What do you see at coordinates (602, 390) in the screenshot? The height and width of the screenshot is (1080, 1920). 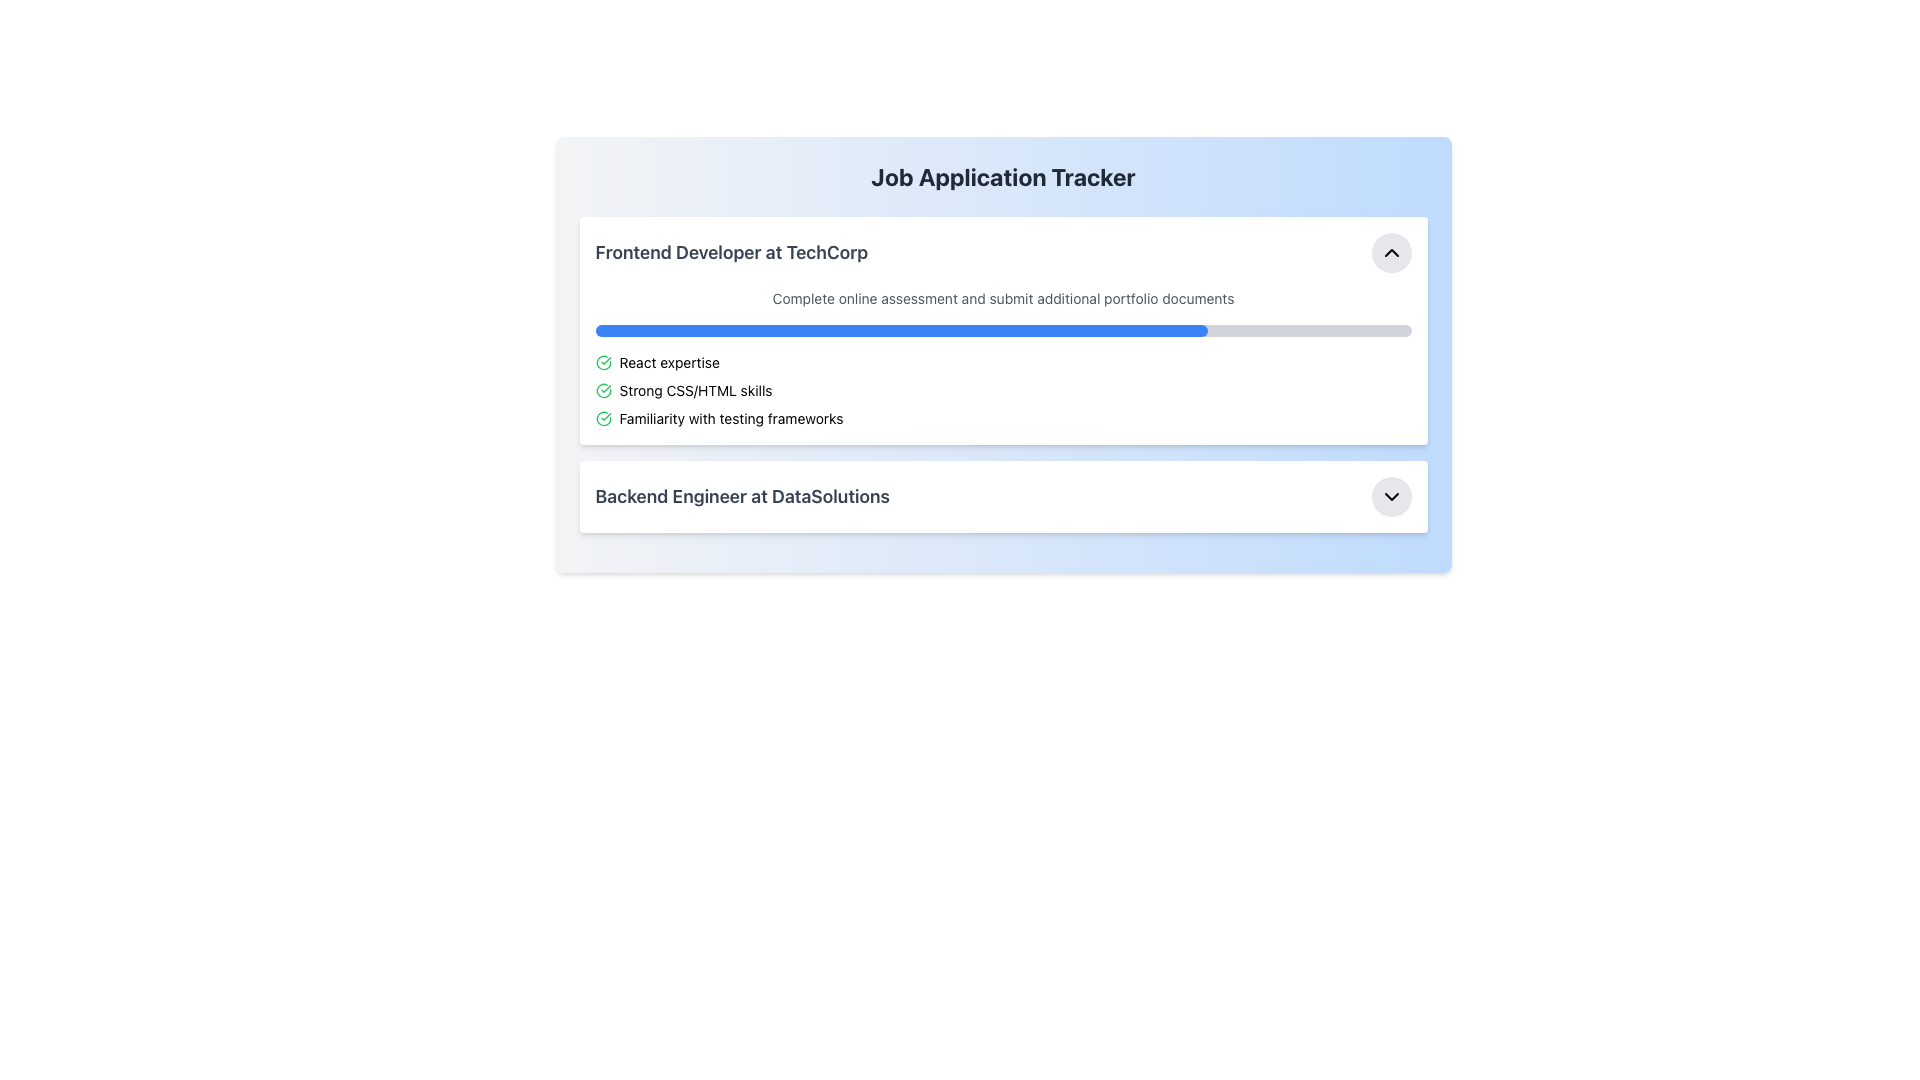 I see `the completion icon indicating 'Strong CSS/HTML skills' in the job requirements list for 'Frontend Developer at TechCorp'` at bounding box center [602, 390].